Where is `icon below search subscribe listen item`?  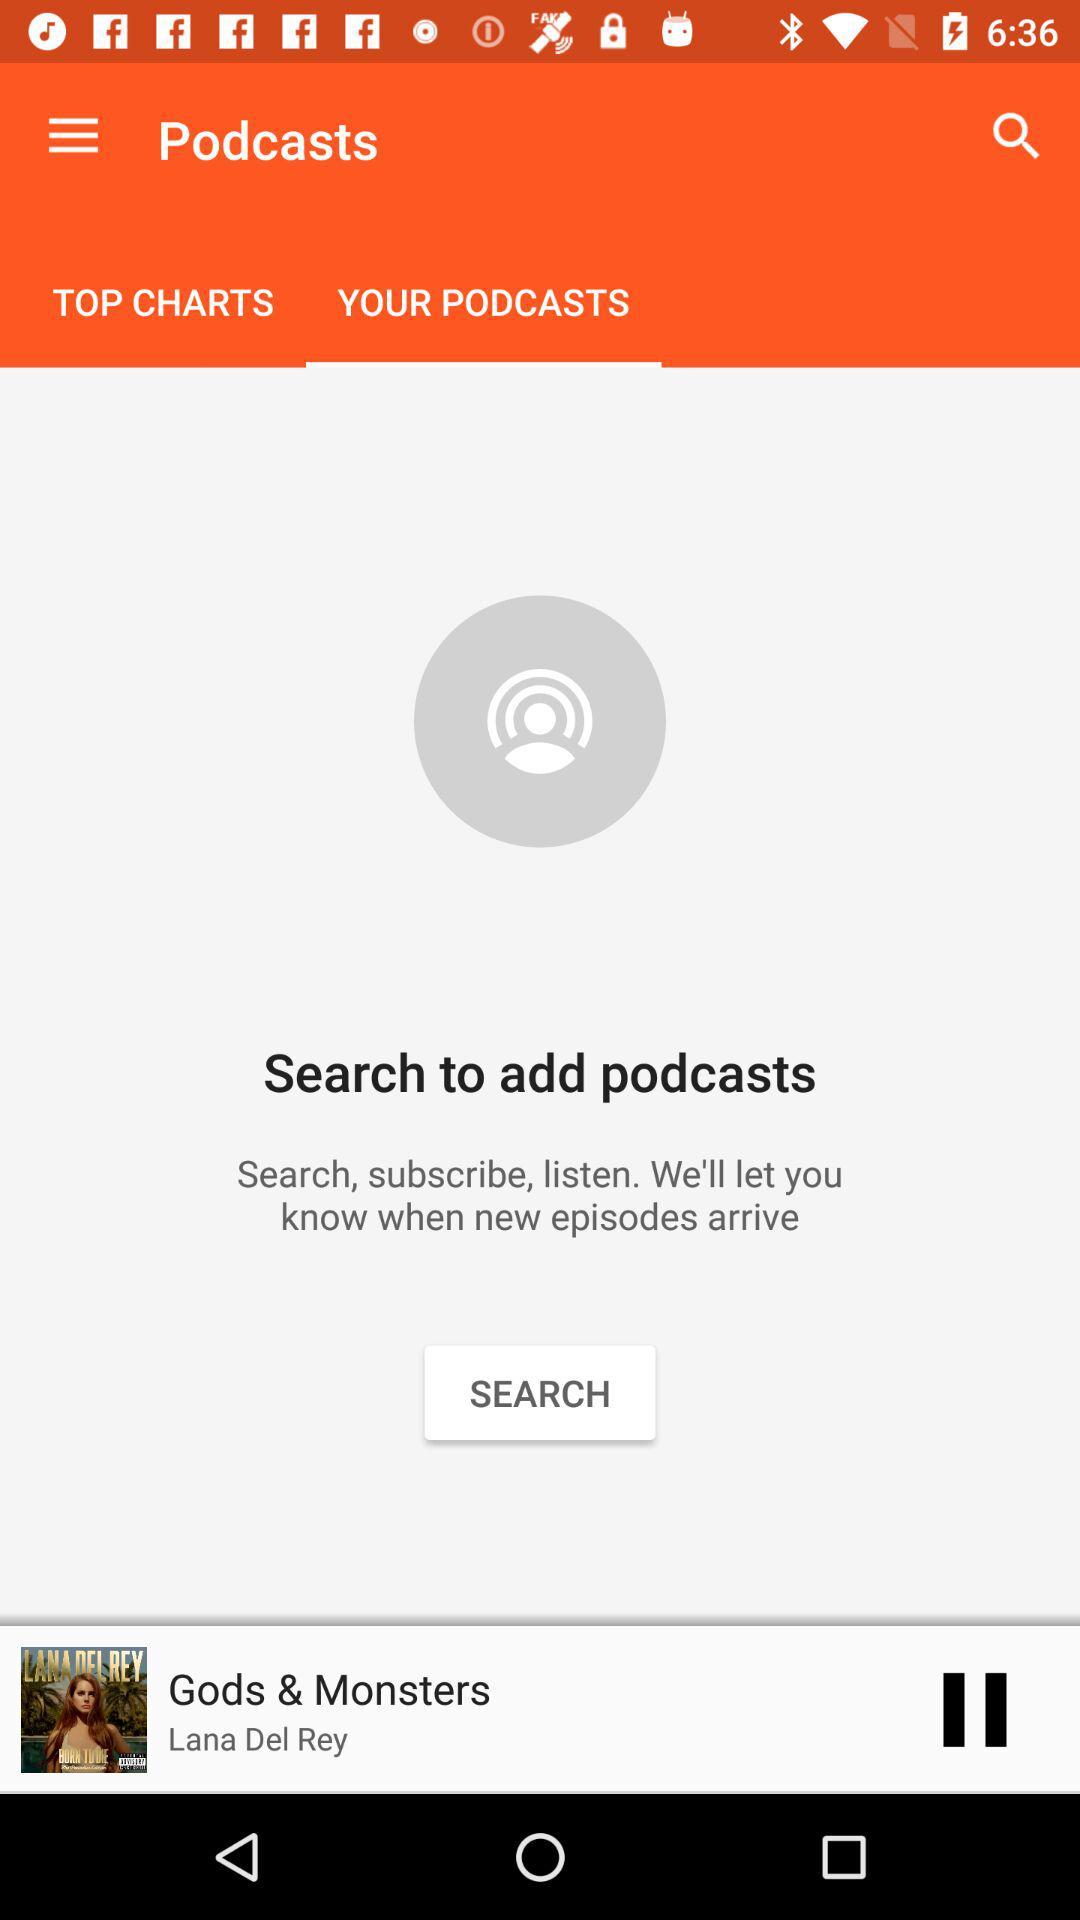
icon below search subscribe listen item is located at coordinates (974, 1708).